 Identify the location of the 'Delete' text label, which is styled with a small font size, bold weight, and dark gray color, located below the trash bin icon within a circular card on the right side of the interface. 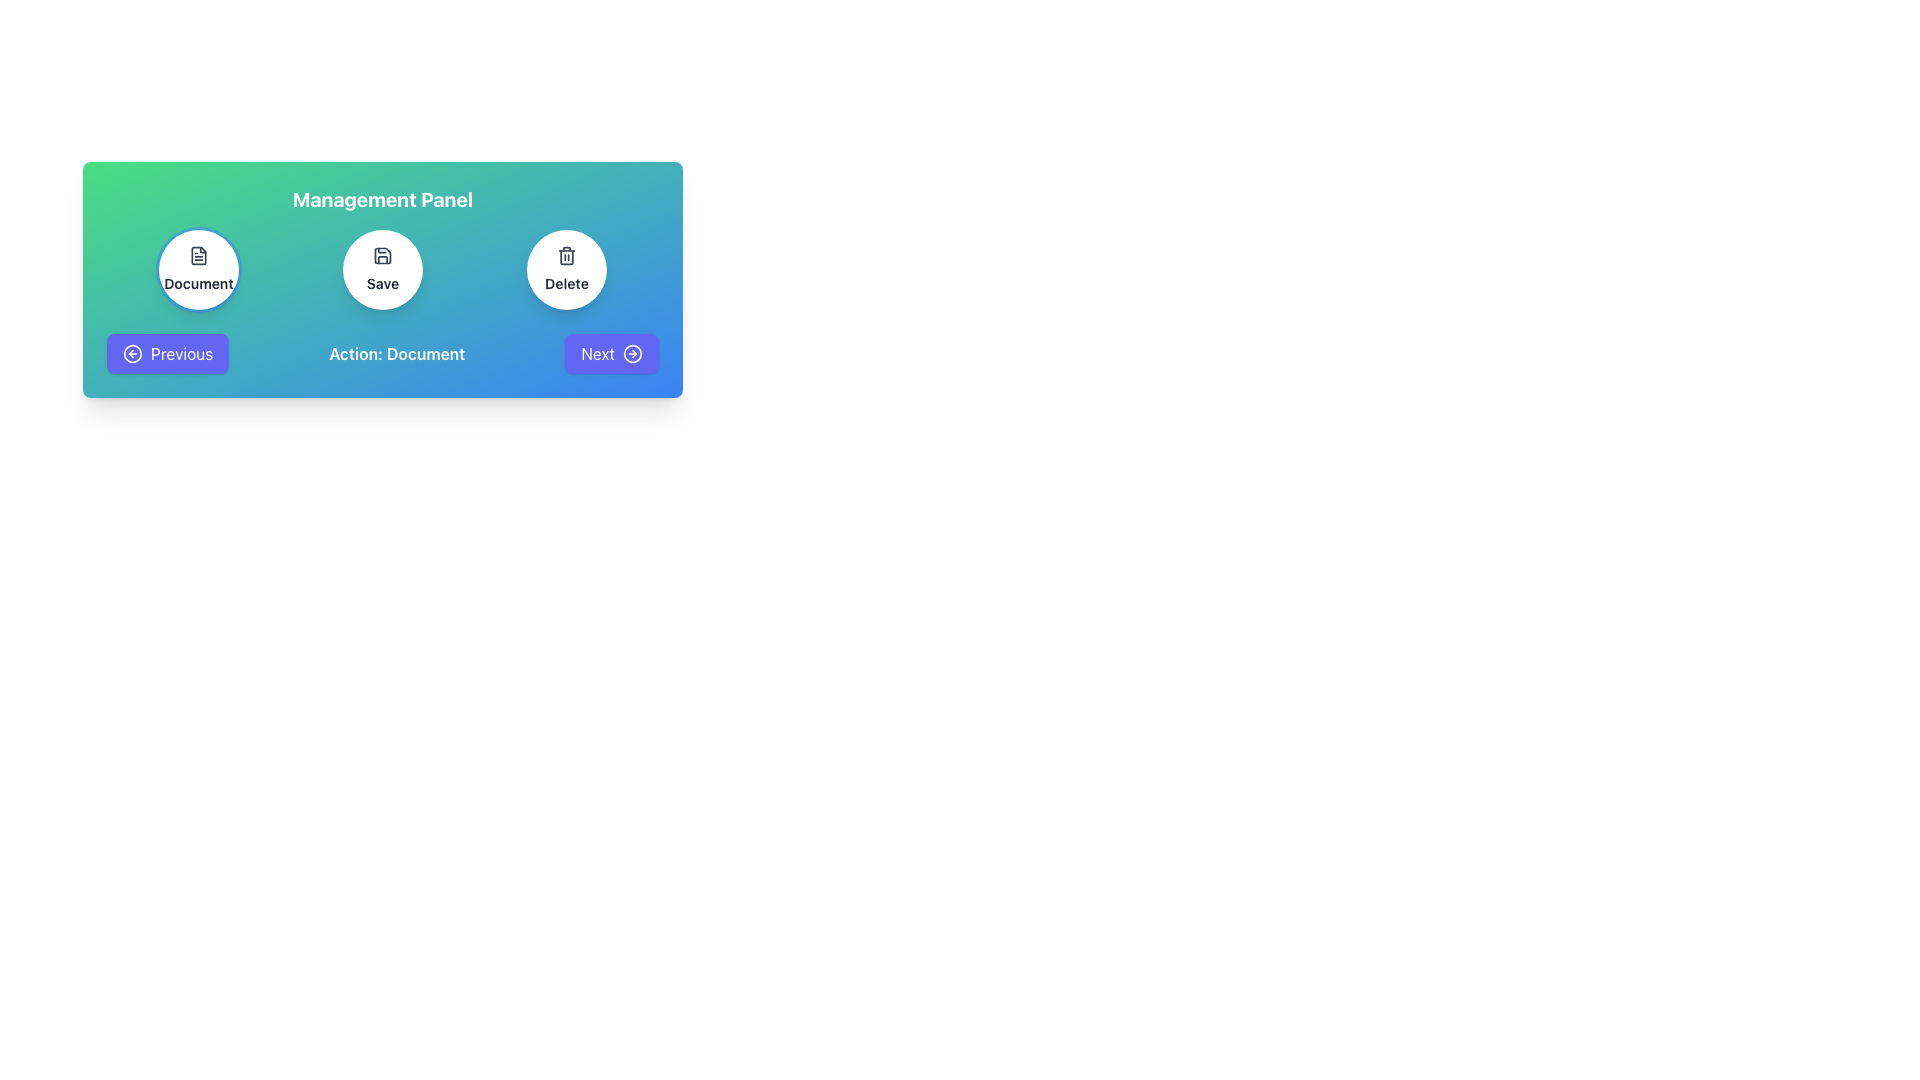
(565, 284).